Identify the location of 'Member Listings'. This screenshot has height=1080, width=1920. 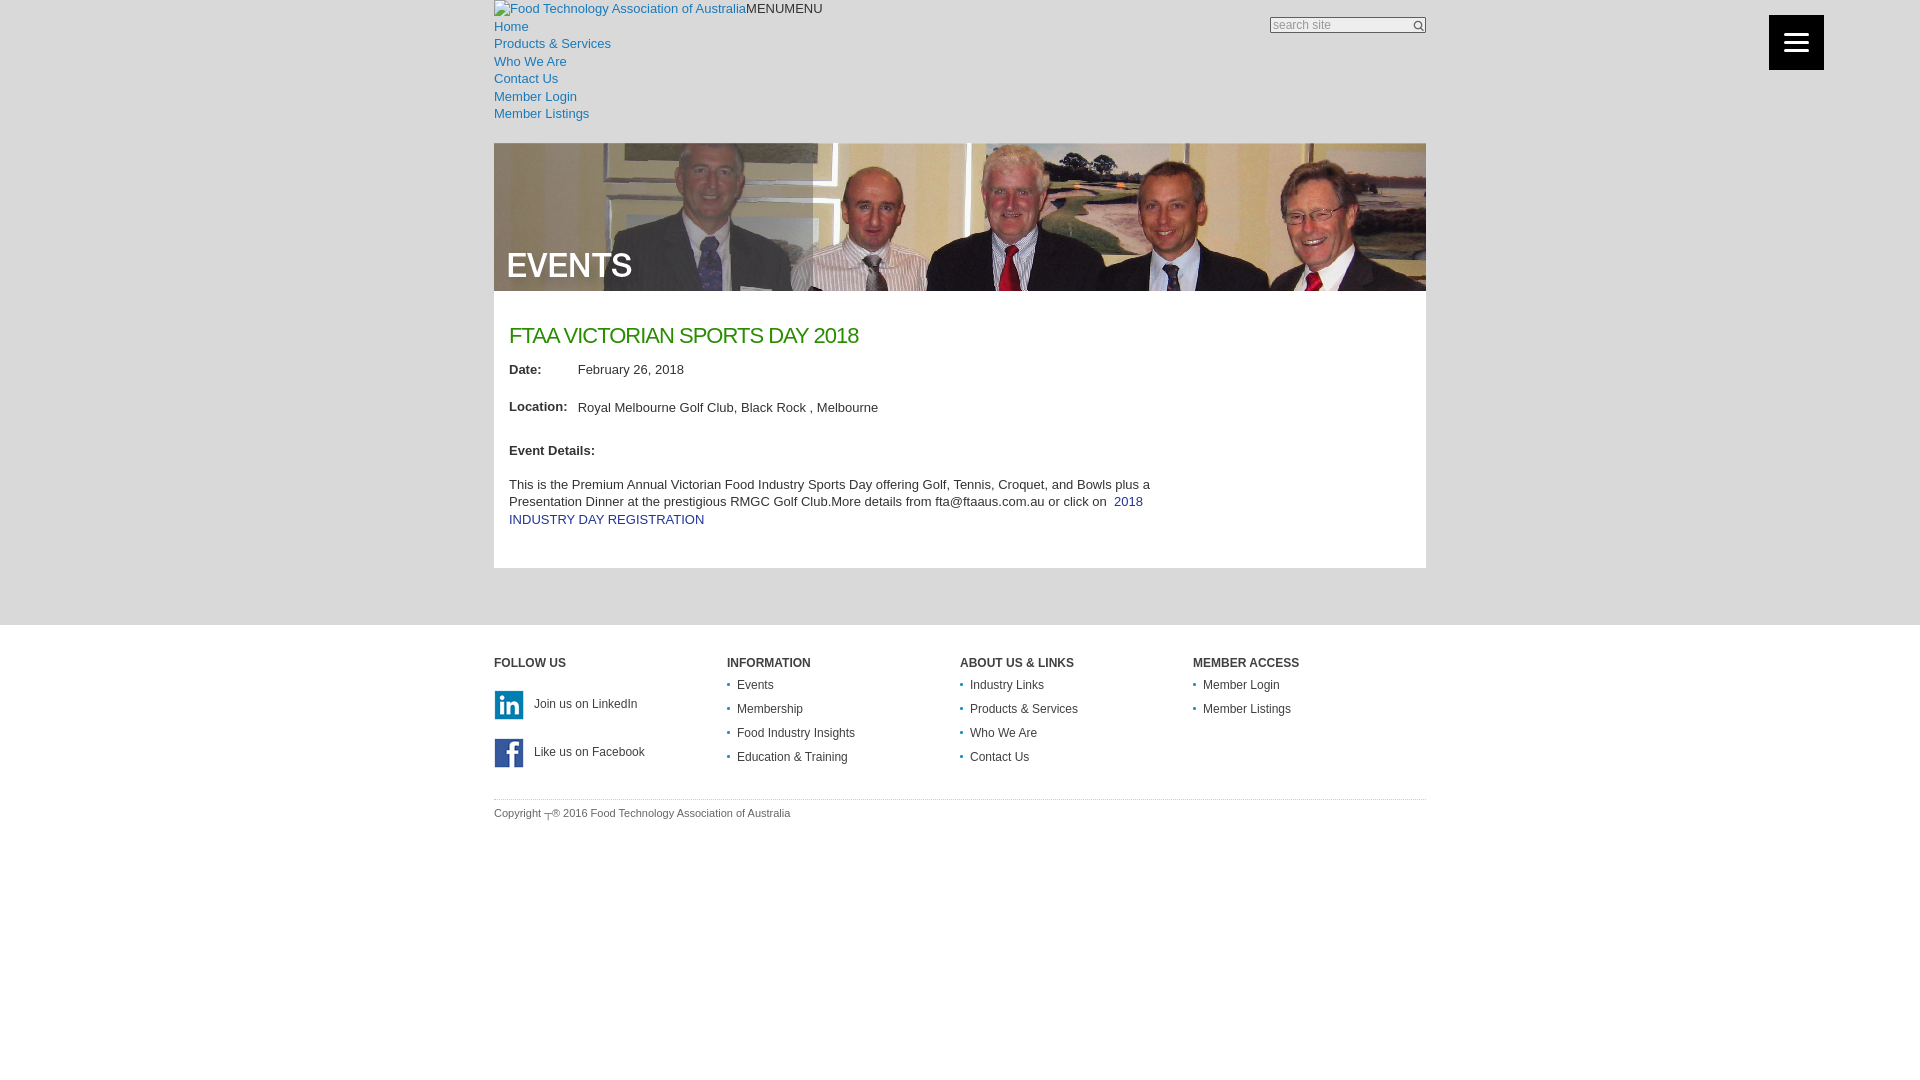
(541, 113).